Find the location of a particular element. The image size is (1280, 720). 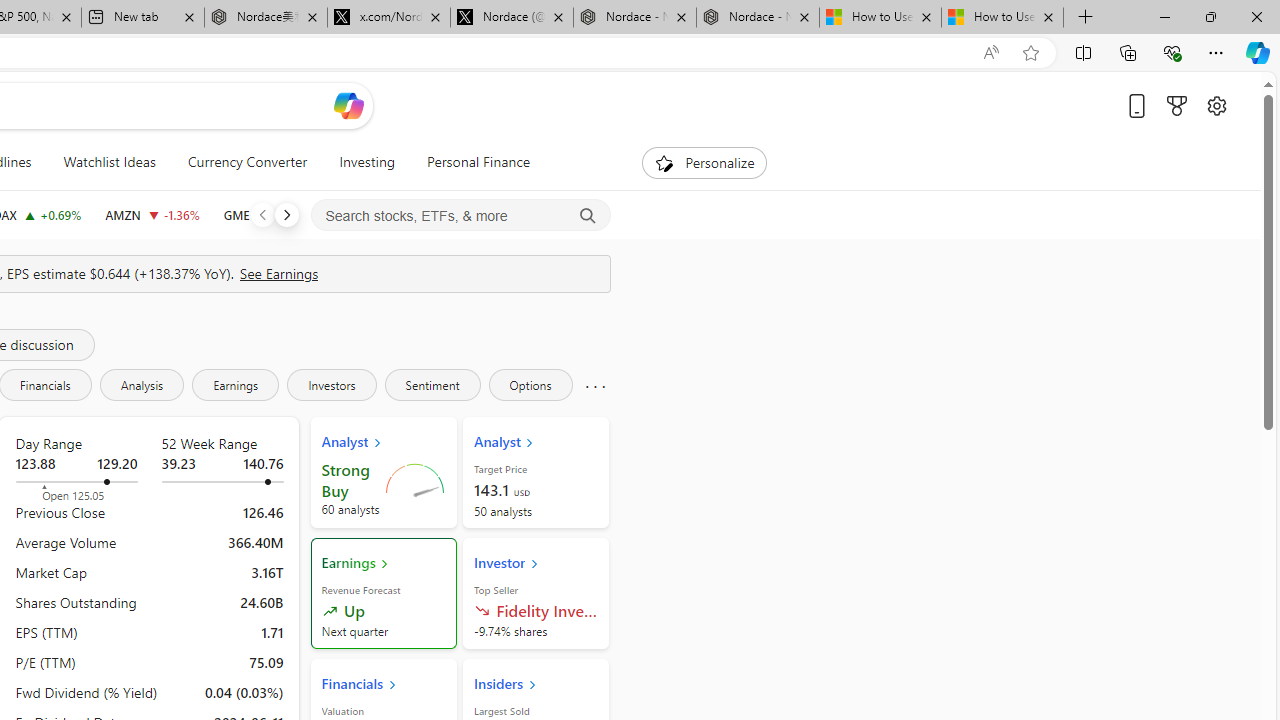

'Options' is located at coordinates (530, 384).